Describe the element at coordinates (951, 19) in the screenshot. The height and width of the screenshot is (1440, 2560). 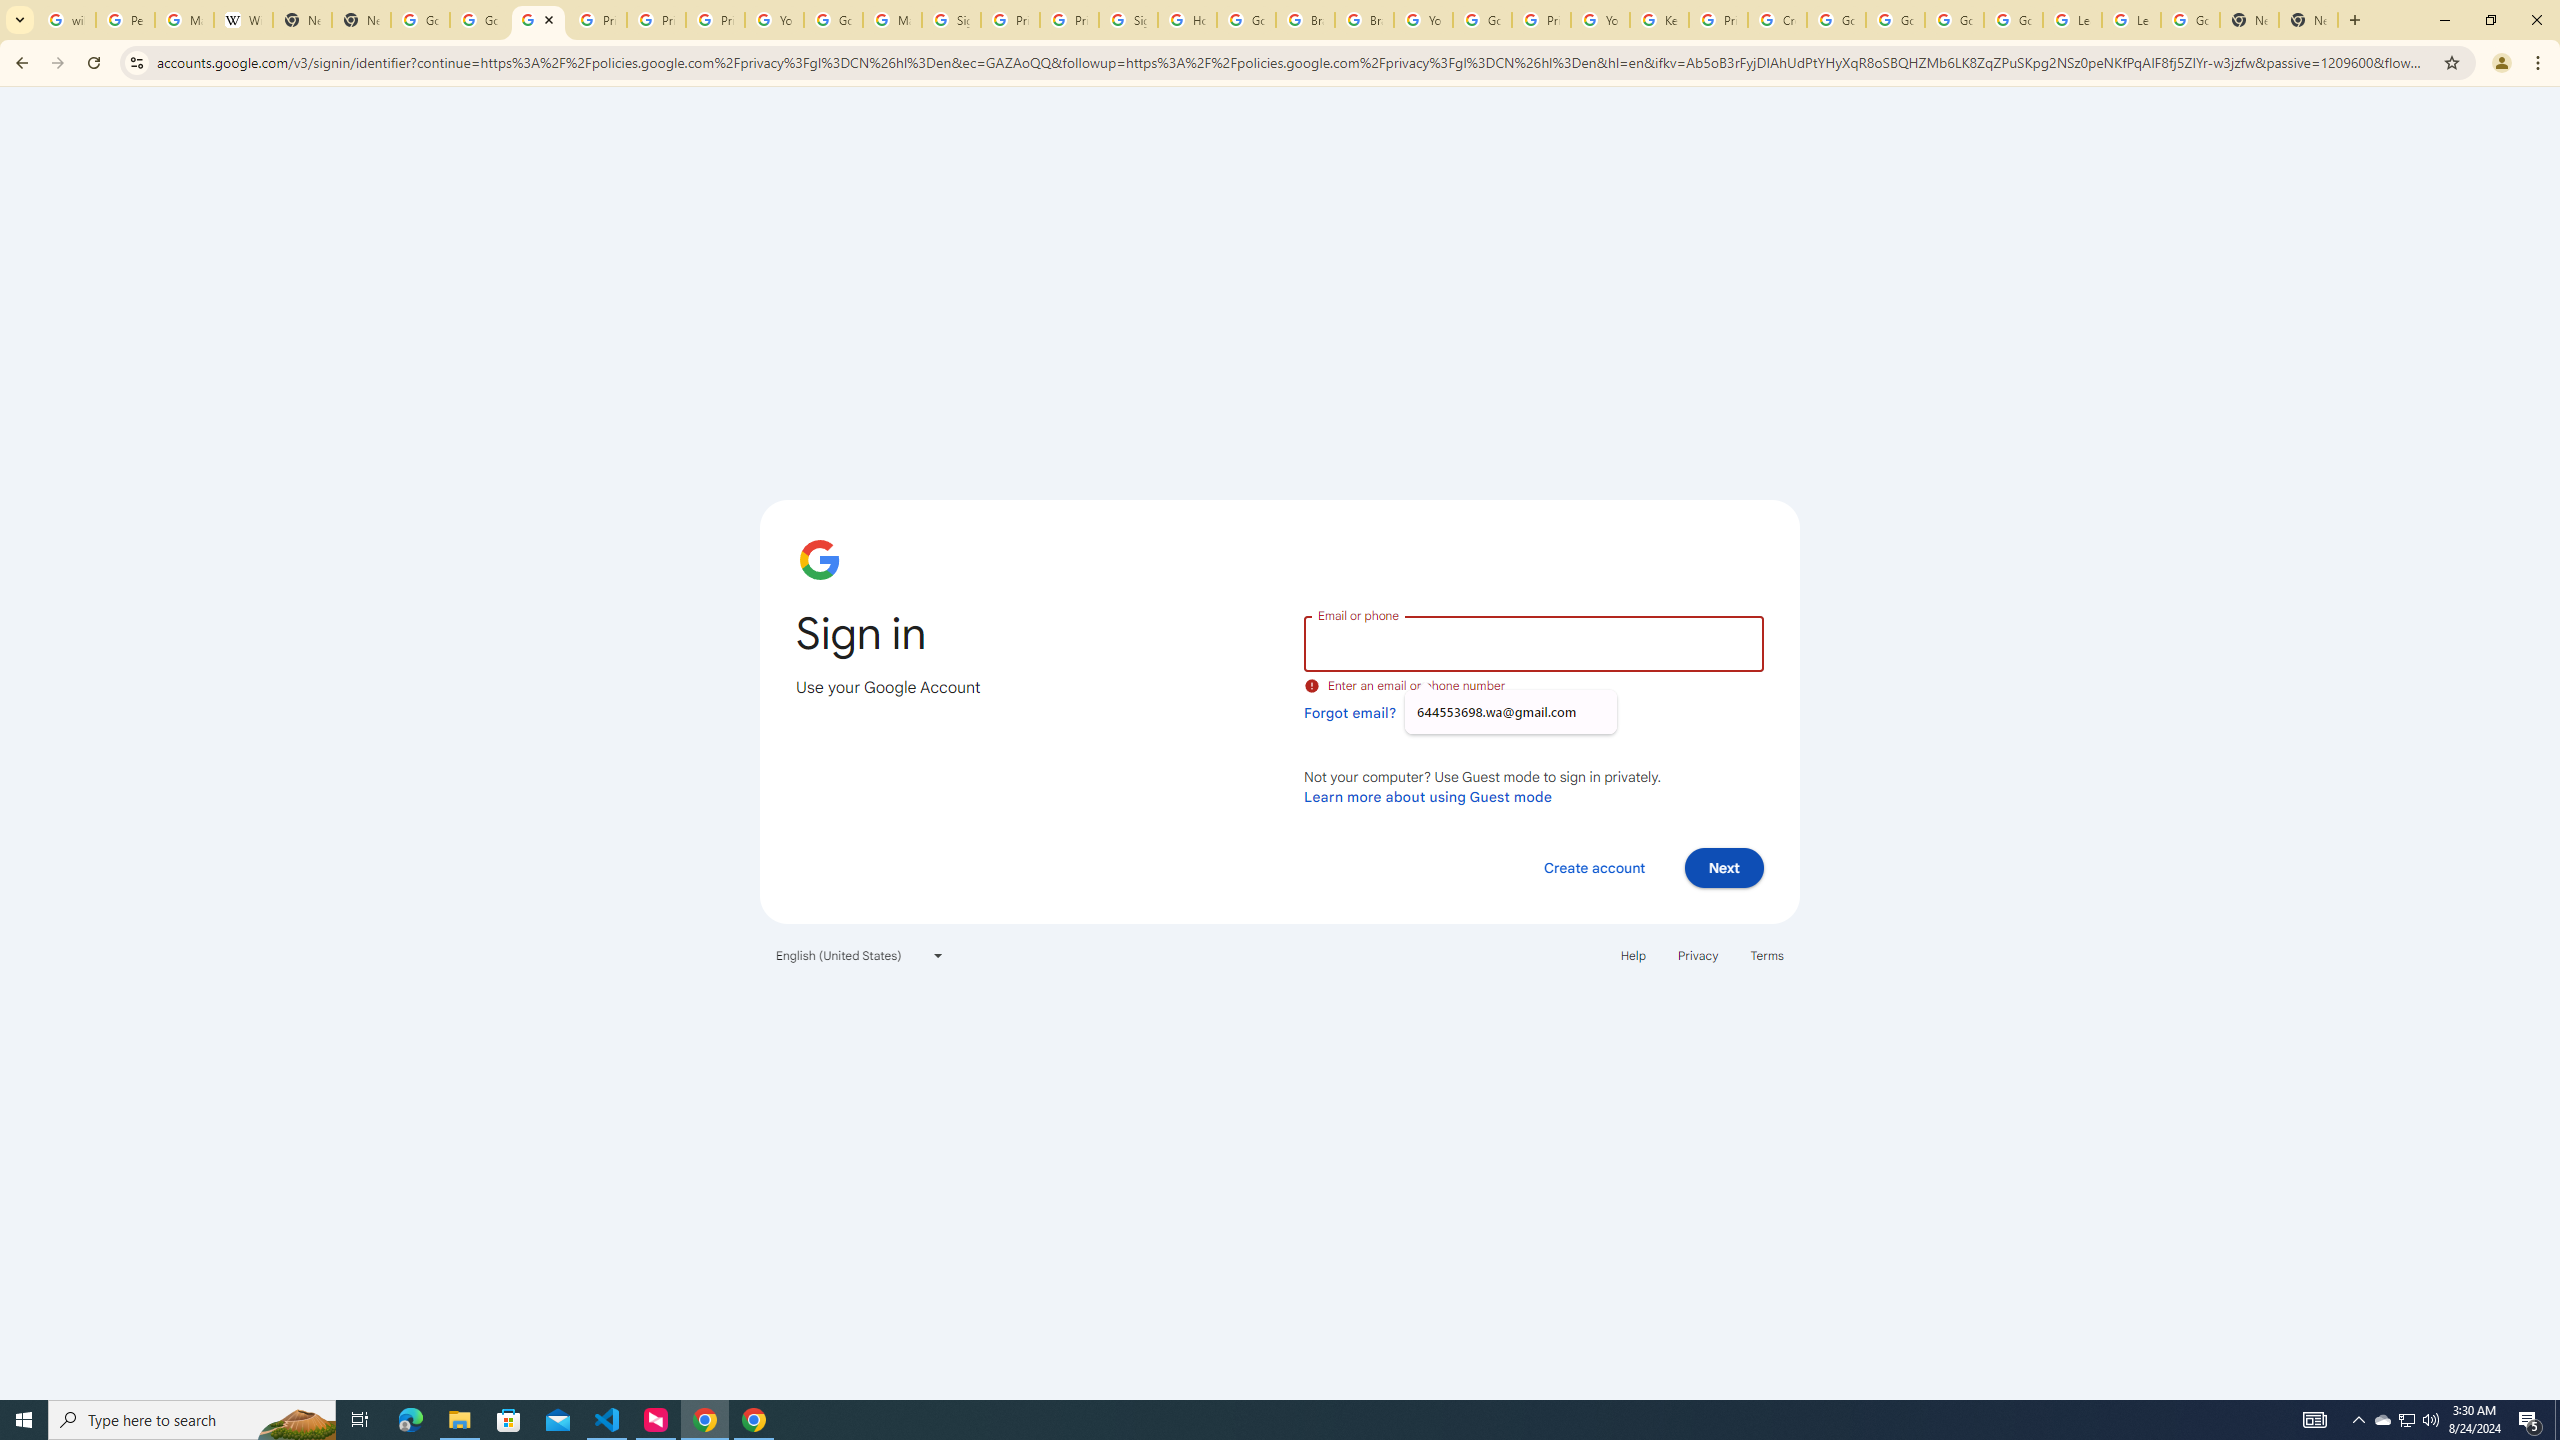
I see `'Sign in - Google Accounts'` at that location.